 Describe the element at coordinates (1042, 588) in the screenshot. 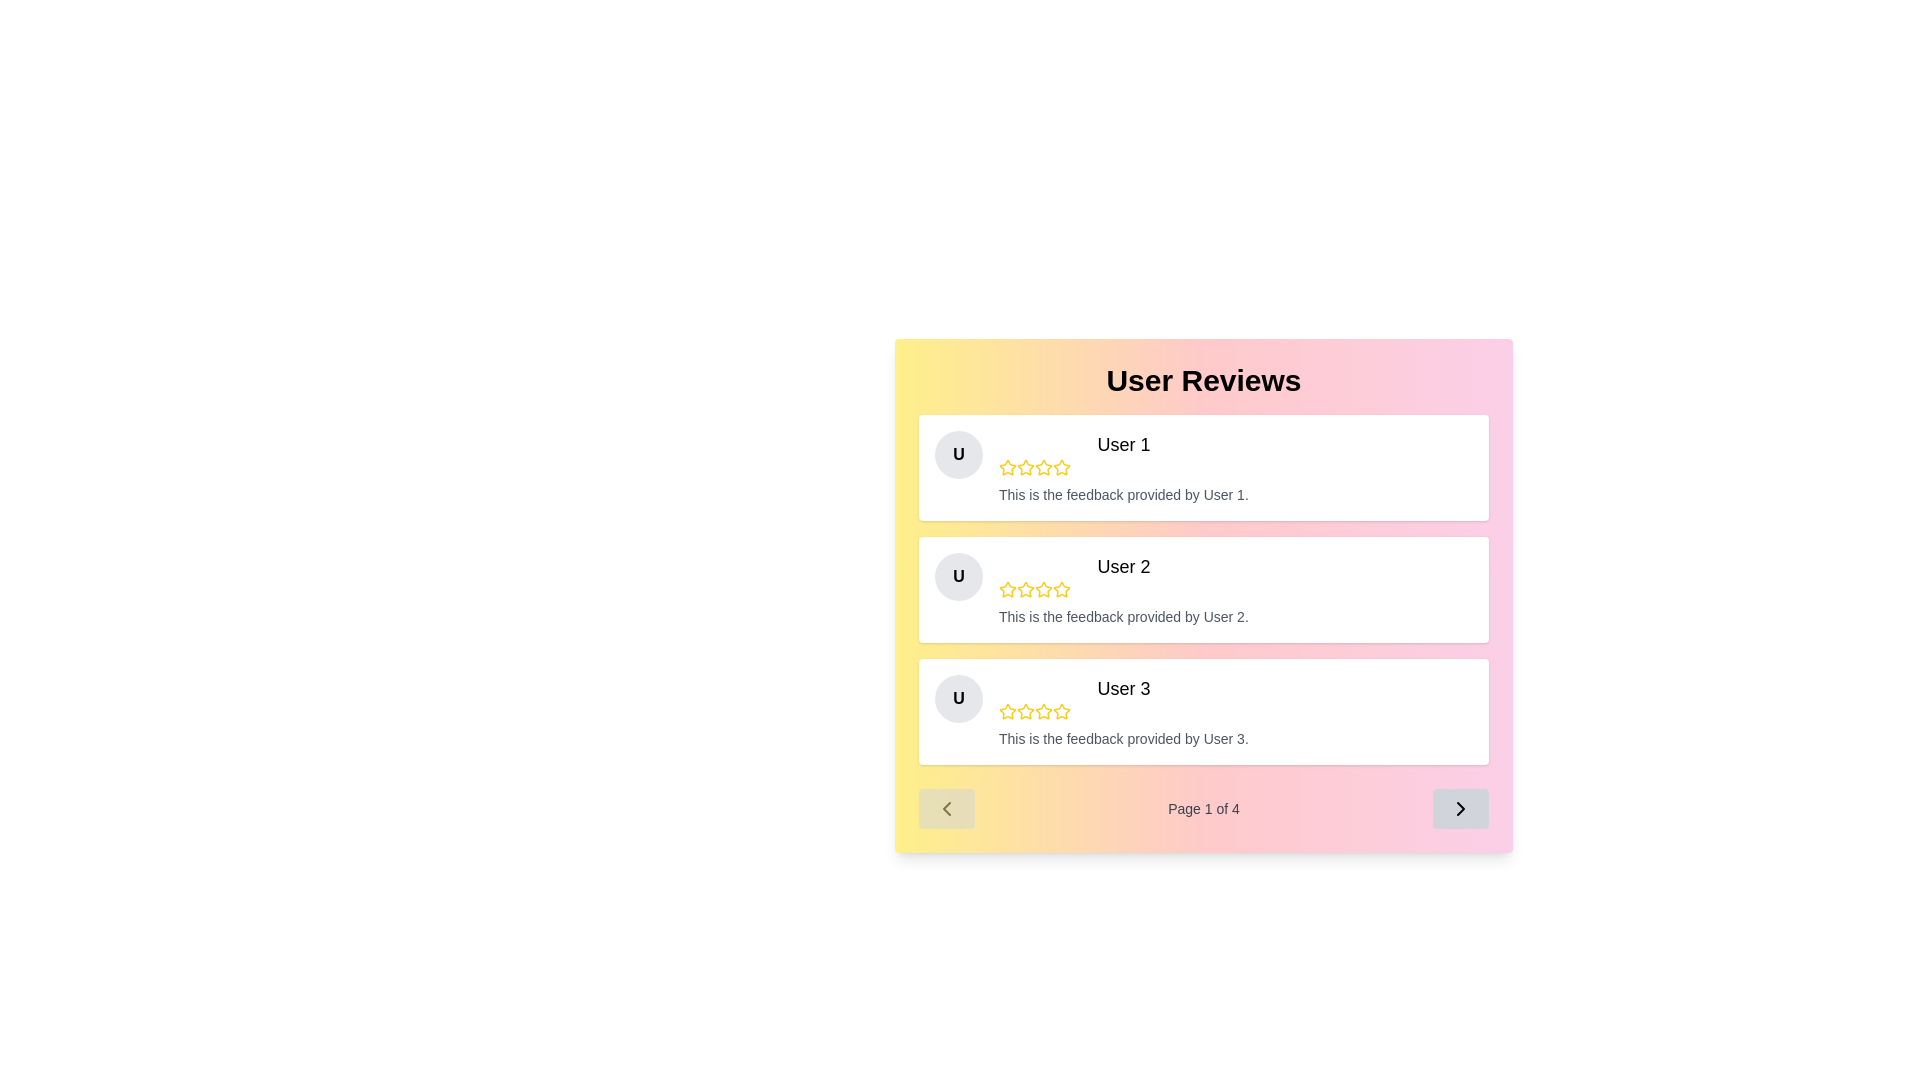

I see `the fourth star in the second user's rating section to indicate a rating for a specific review` at that location.